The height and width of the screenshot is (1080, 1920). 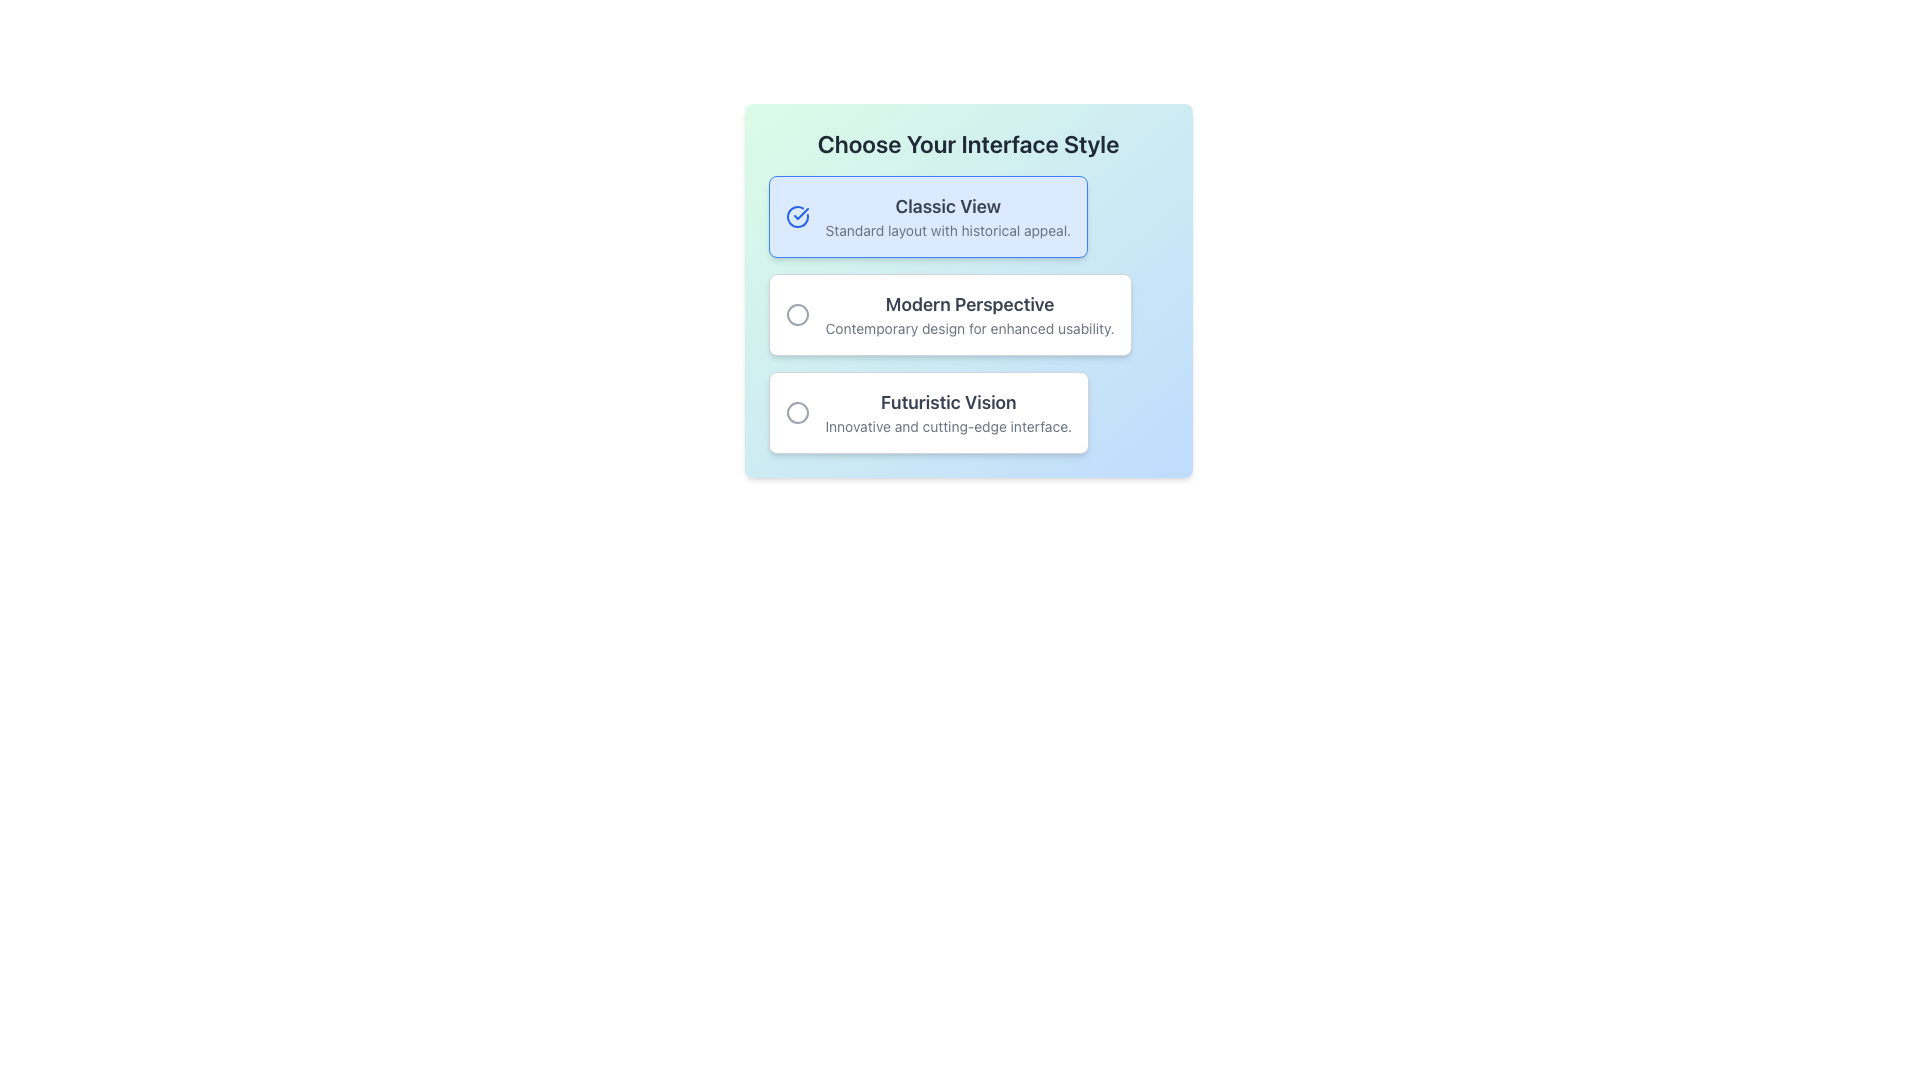 I want to click on the textual UI component titled 'Modern Perspective', which features a larger bold dark gray title and a smaller light gray subtitle, positioned centrally under the 'Choose Your Interface Style' title as the middle option in a three-selection menu, so click(x=969, y=315).